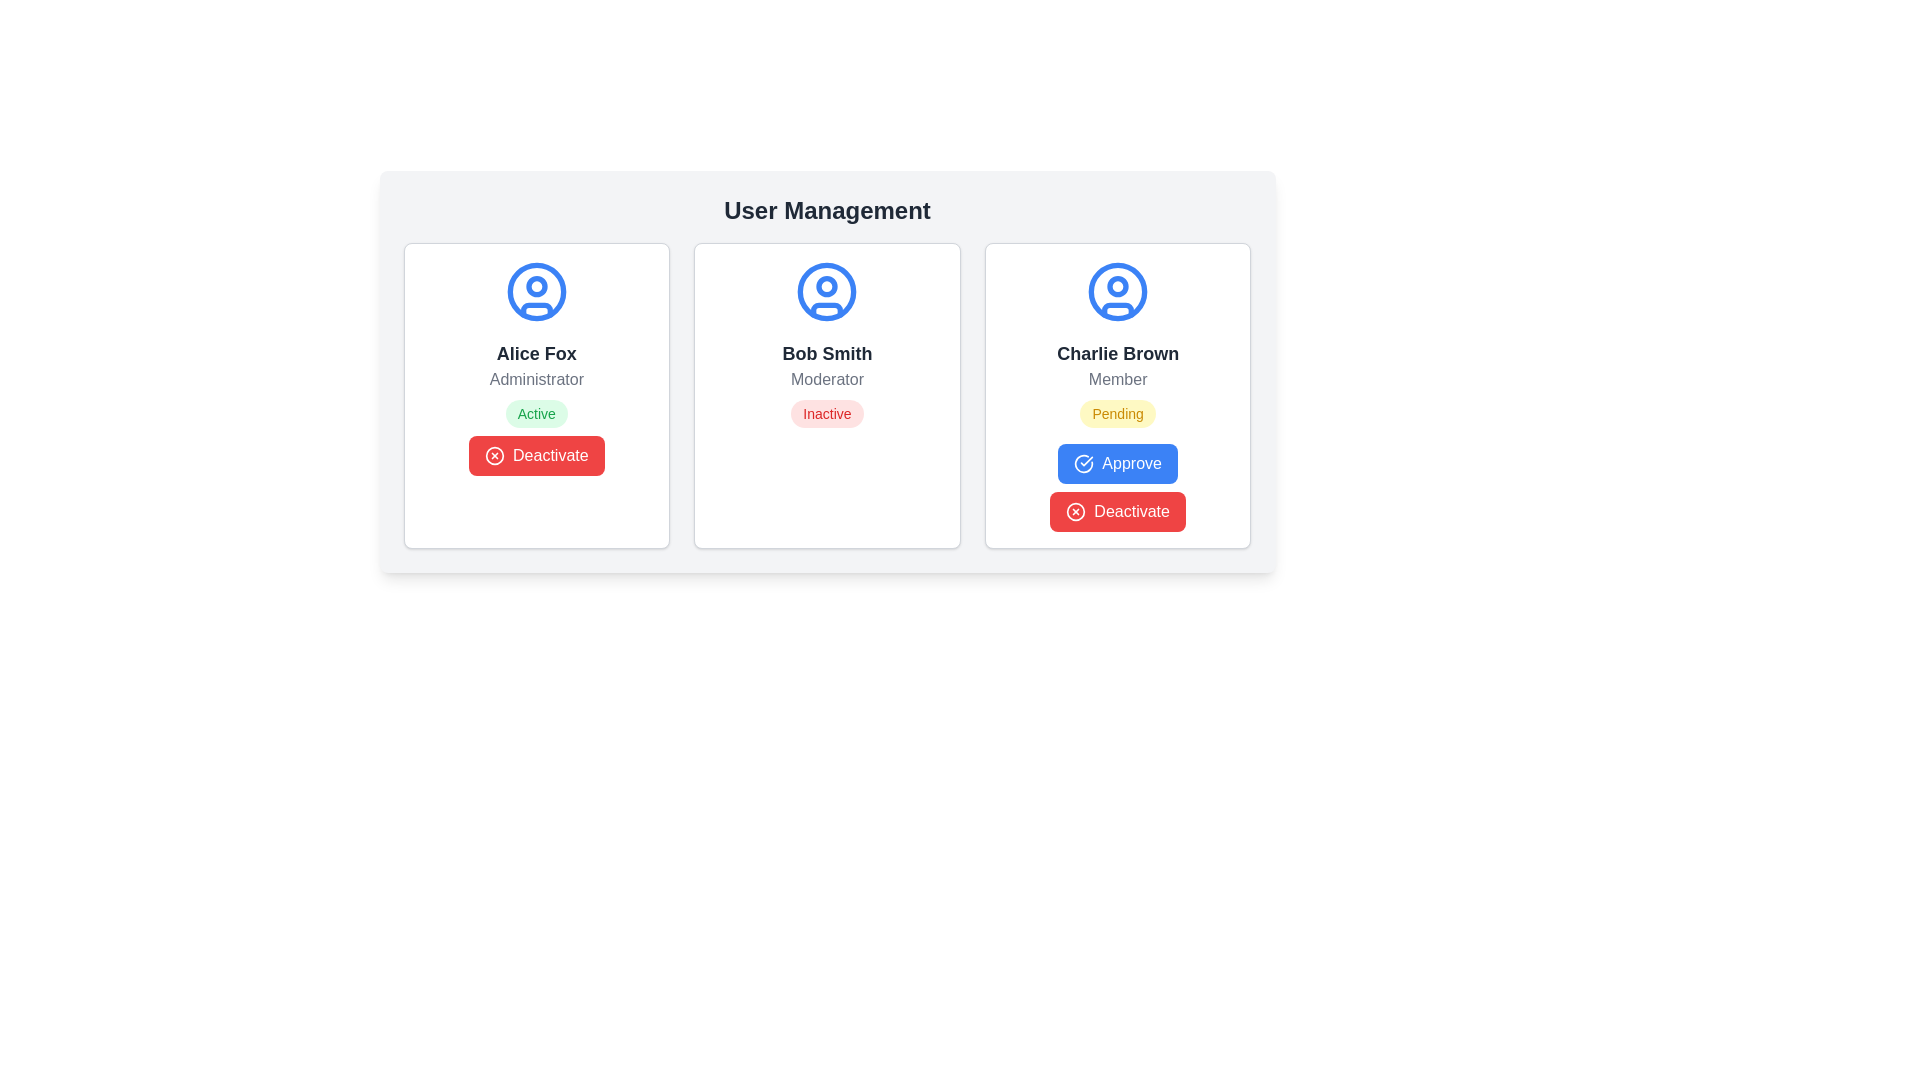 This screenshot has width=1920, height=1080. Describe the element at coordinates (1083, 463) in the screenshot. I see `the circular icon with a checkmark, which has a blue border and a white background, located inside the 'Approve' button to the left of the text 'Approve' for Charlie Brown` at that location.